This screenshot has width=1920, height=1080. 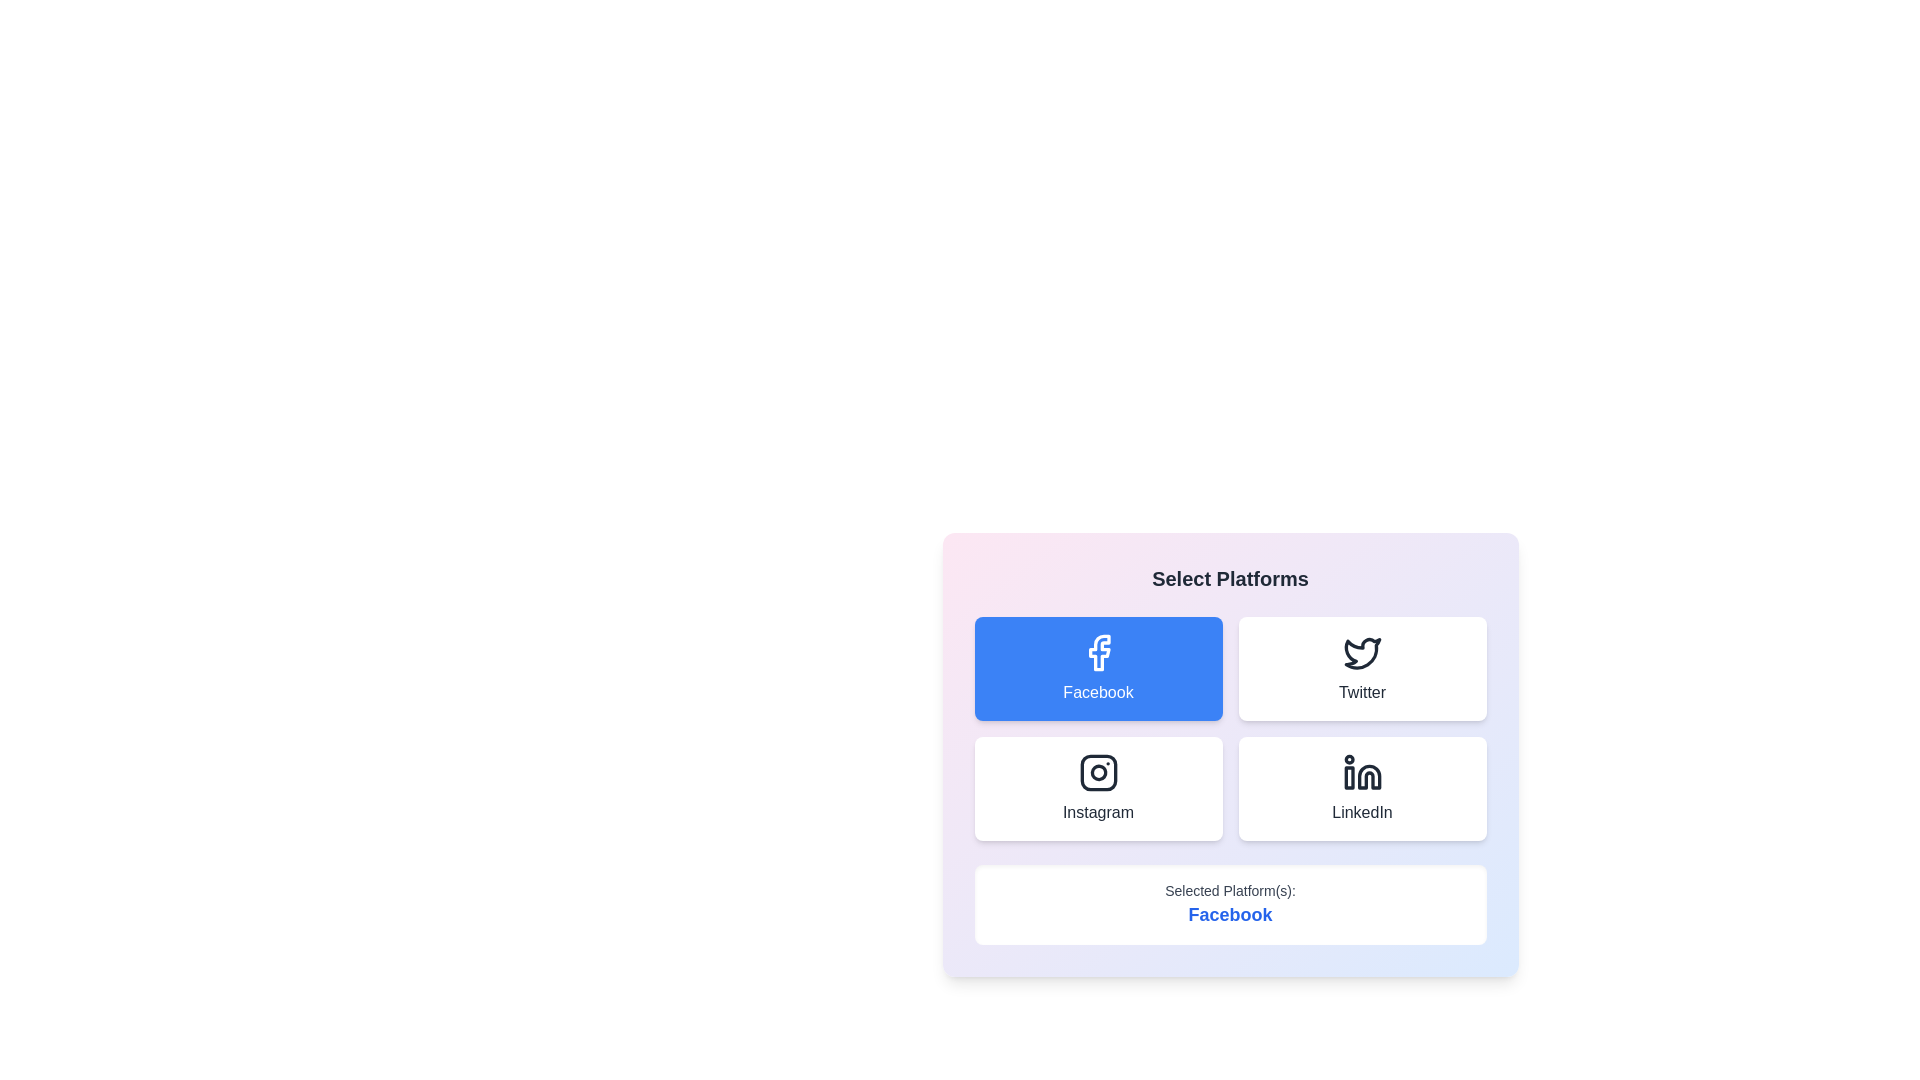 I want to click on the Twitter button, so click(x=1361, y=668).